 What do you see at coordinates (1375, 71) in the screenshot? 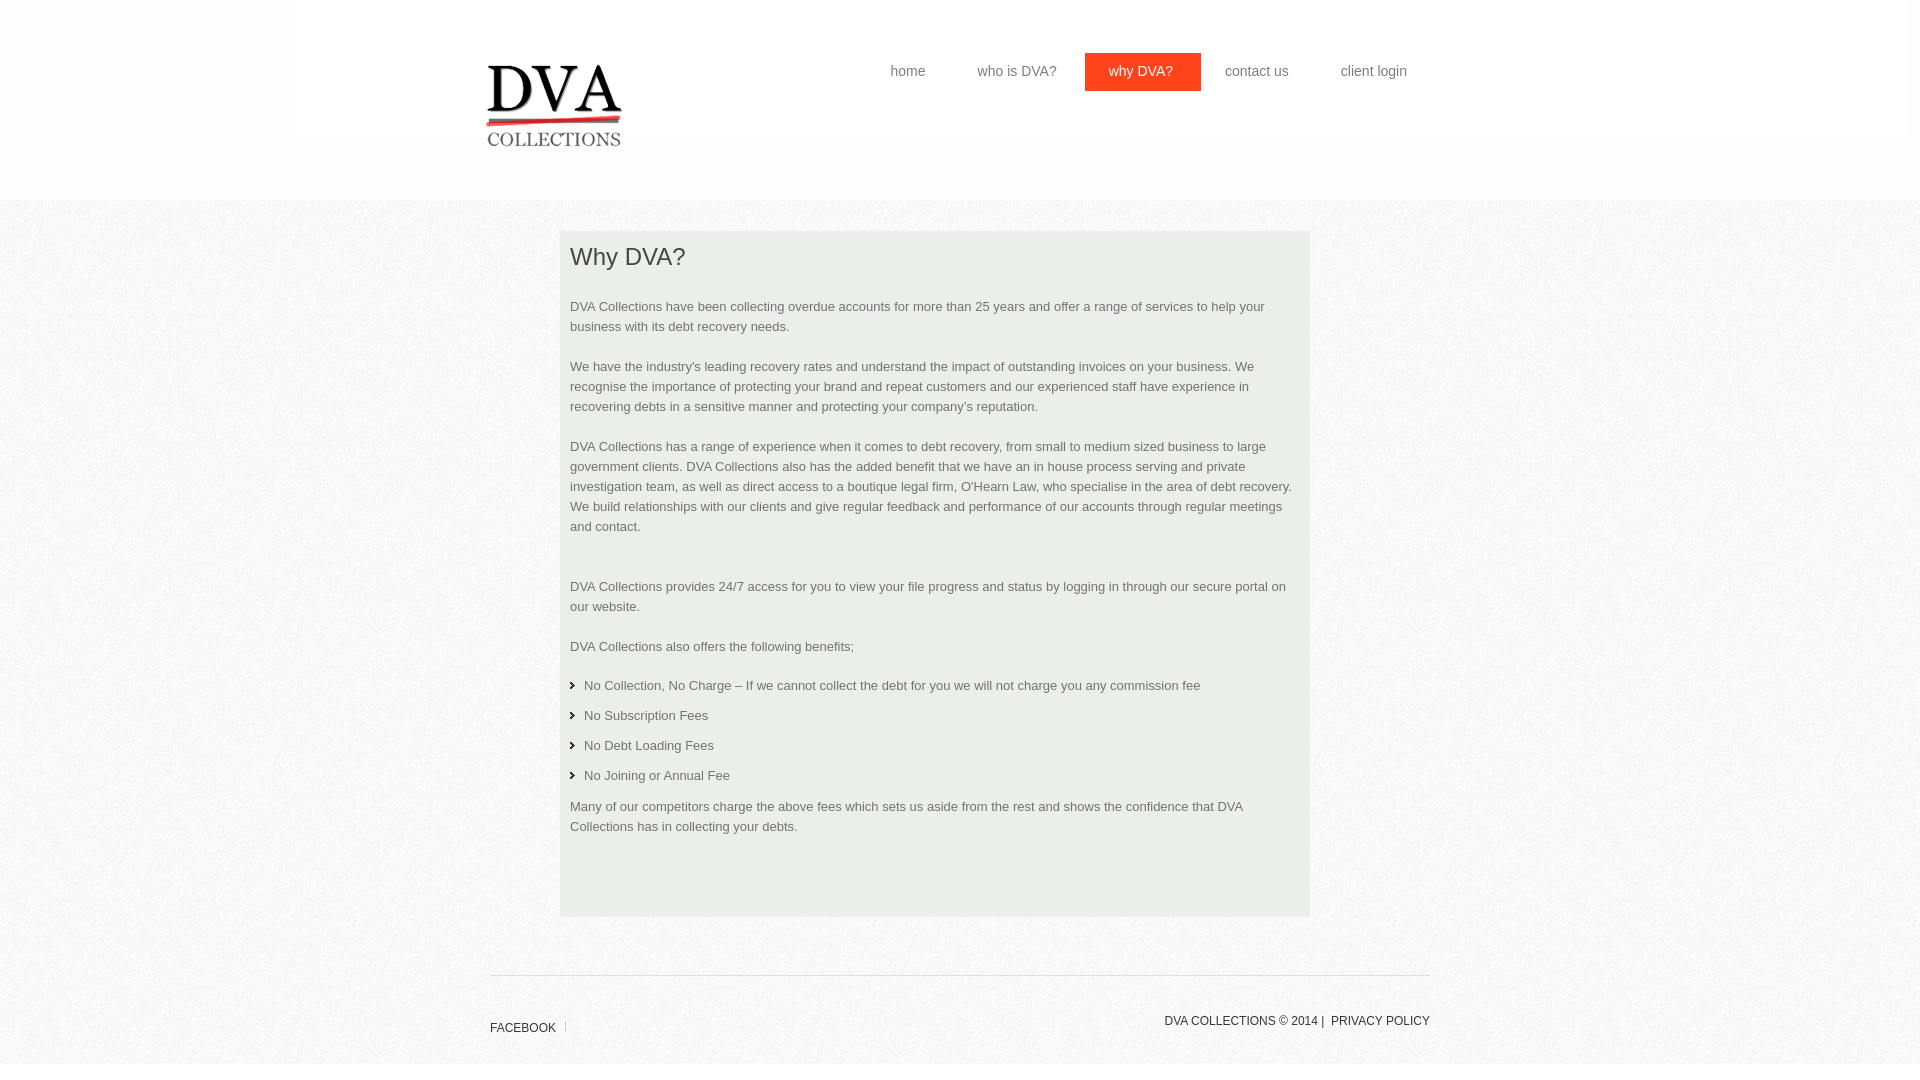
I see `'client login'` at bounding box center [1375, 71].